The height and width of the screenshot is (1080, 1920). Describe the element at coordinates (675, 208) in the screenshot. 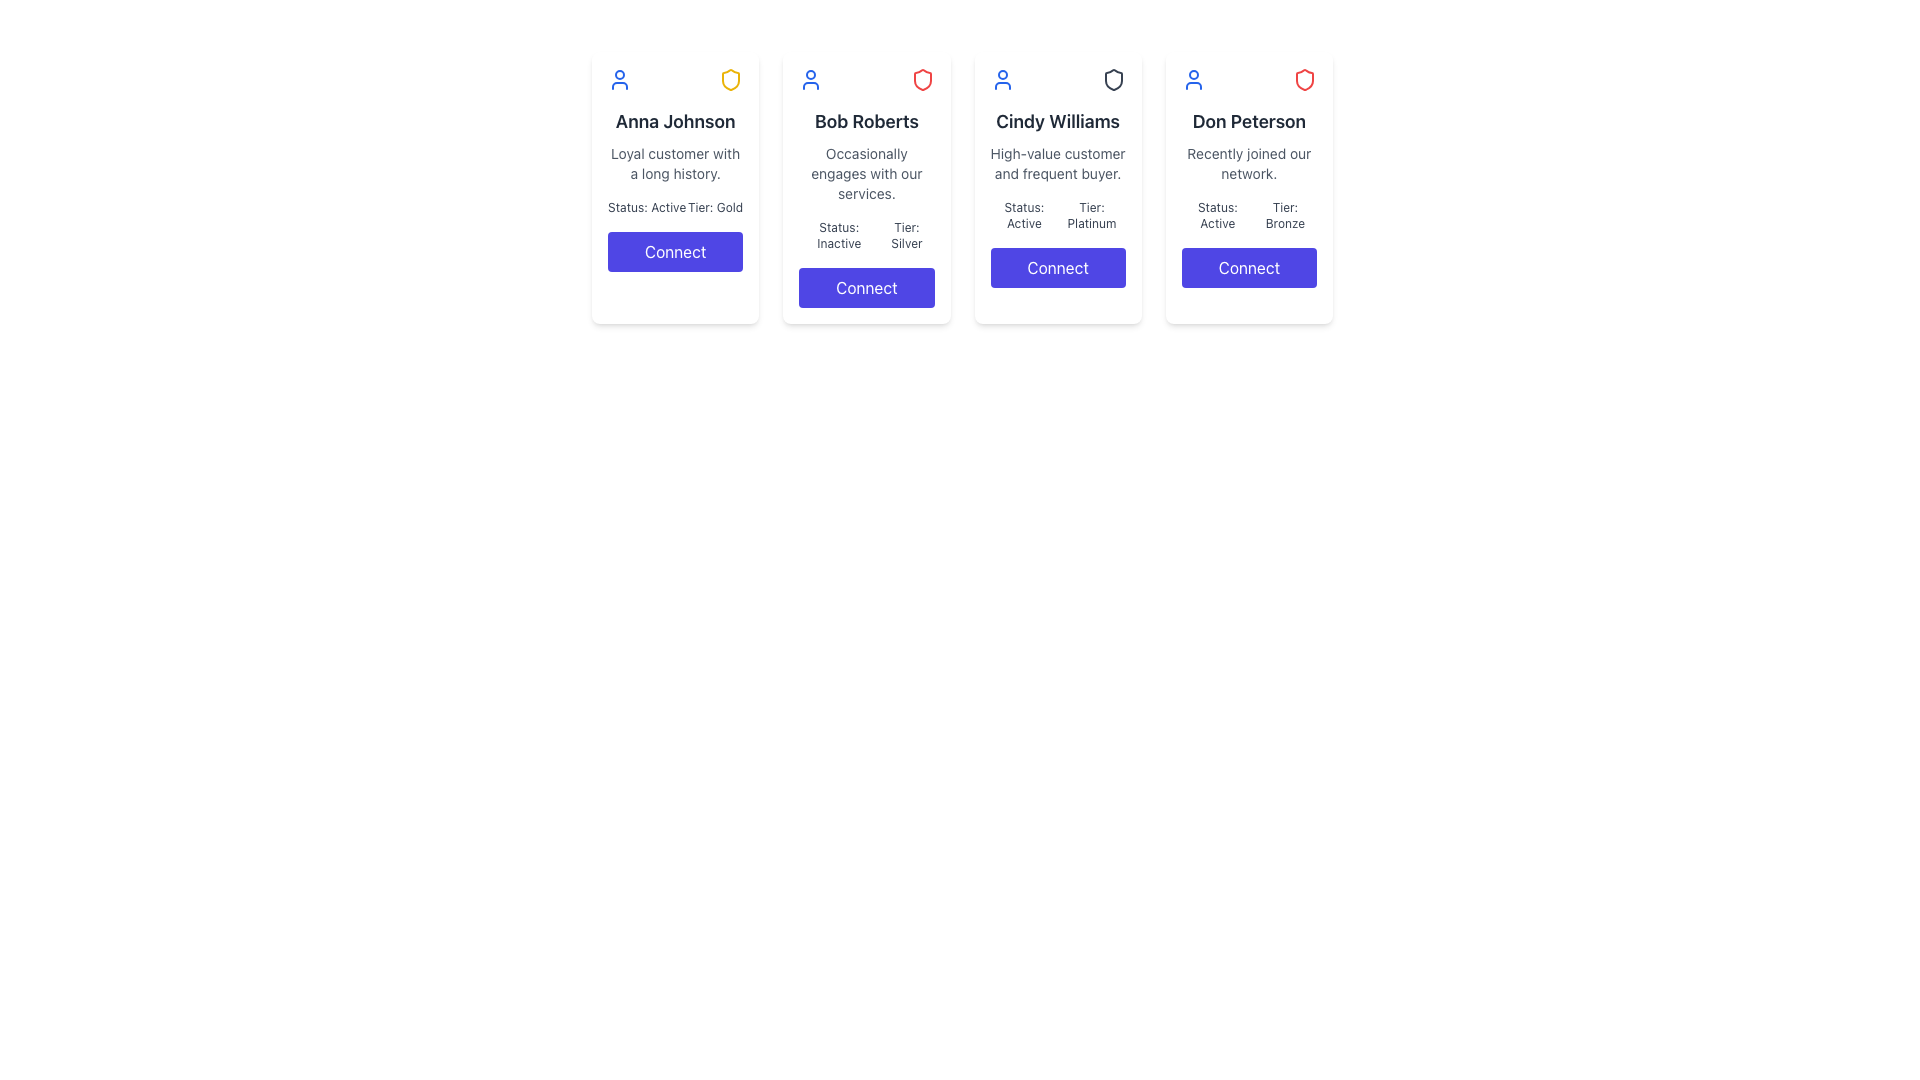

I see `the text display block showing 'Status: Active Tier: Gold' located in Anna Johnson's information card, positioned above the 'Connect' button` at that location.